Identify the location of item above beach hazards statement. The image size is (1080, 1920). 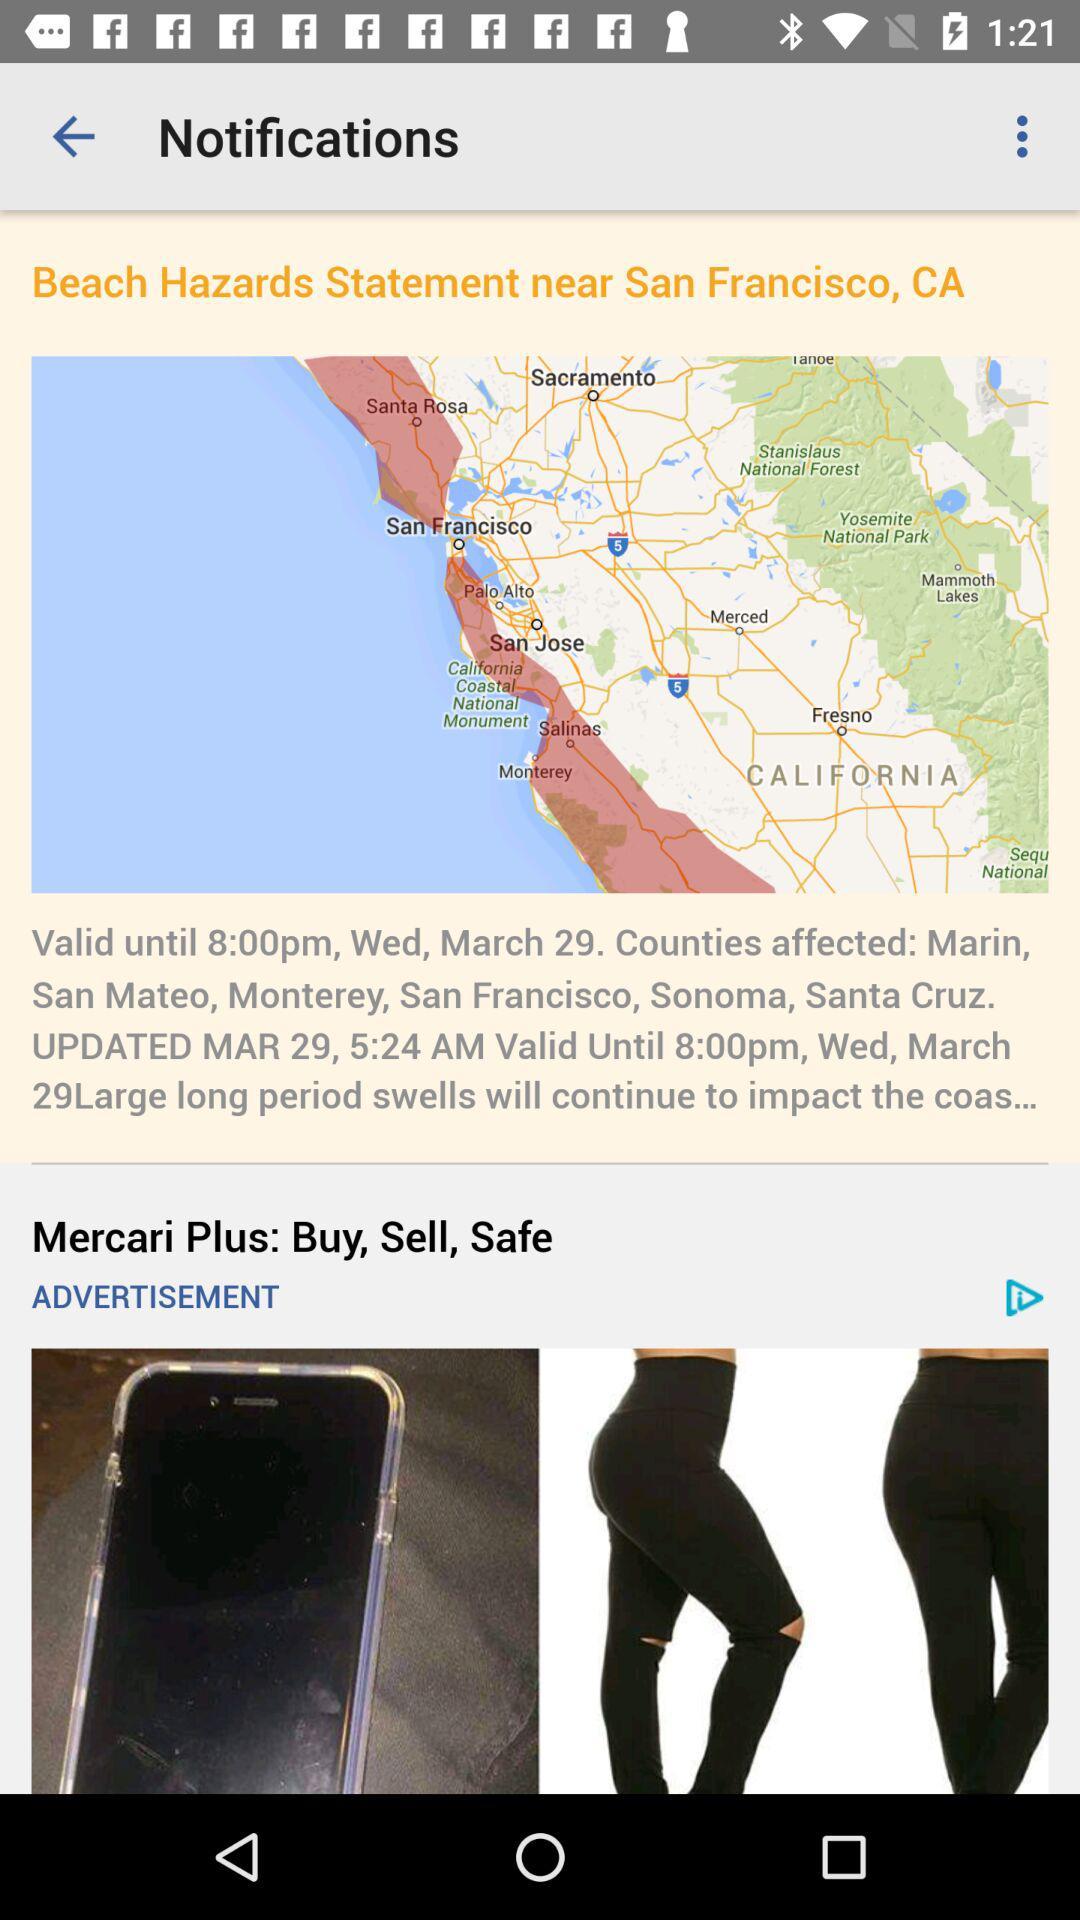
(1027, 135).